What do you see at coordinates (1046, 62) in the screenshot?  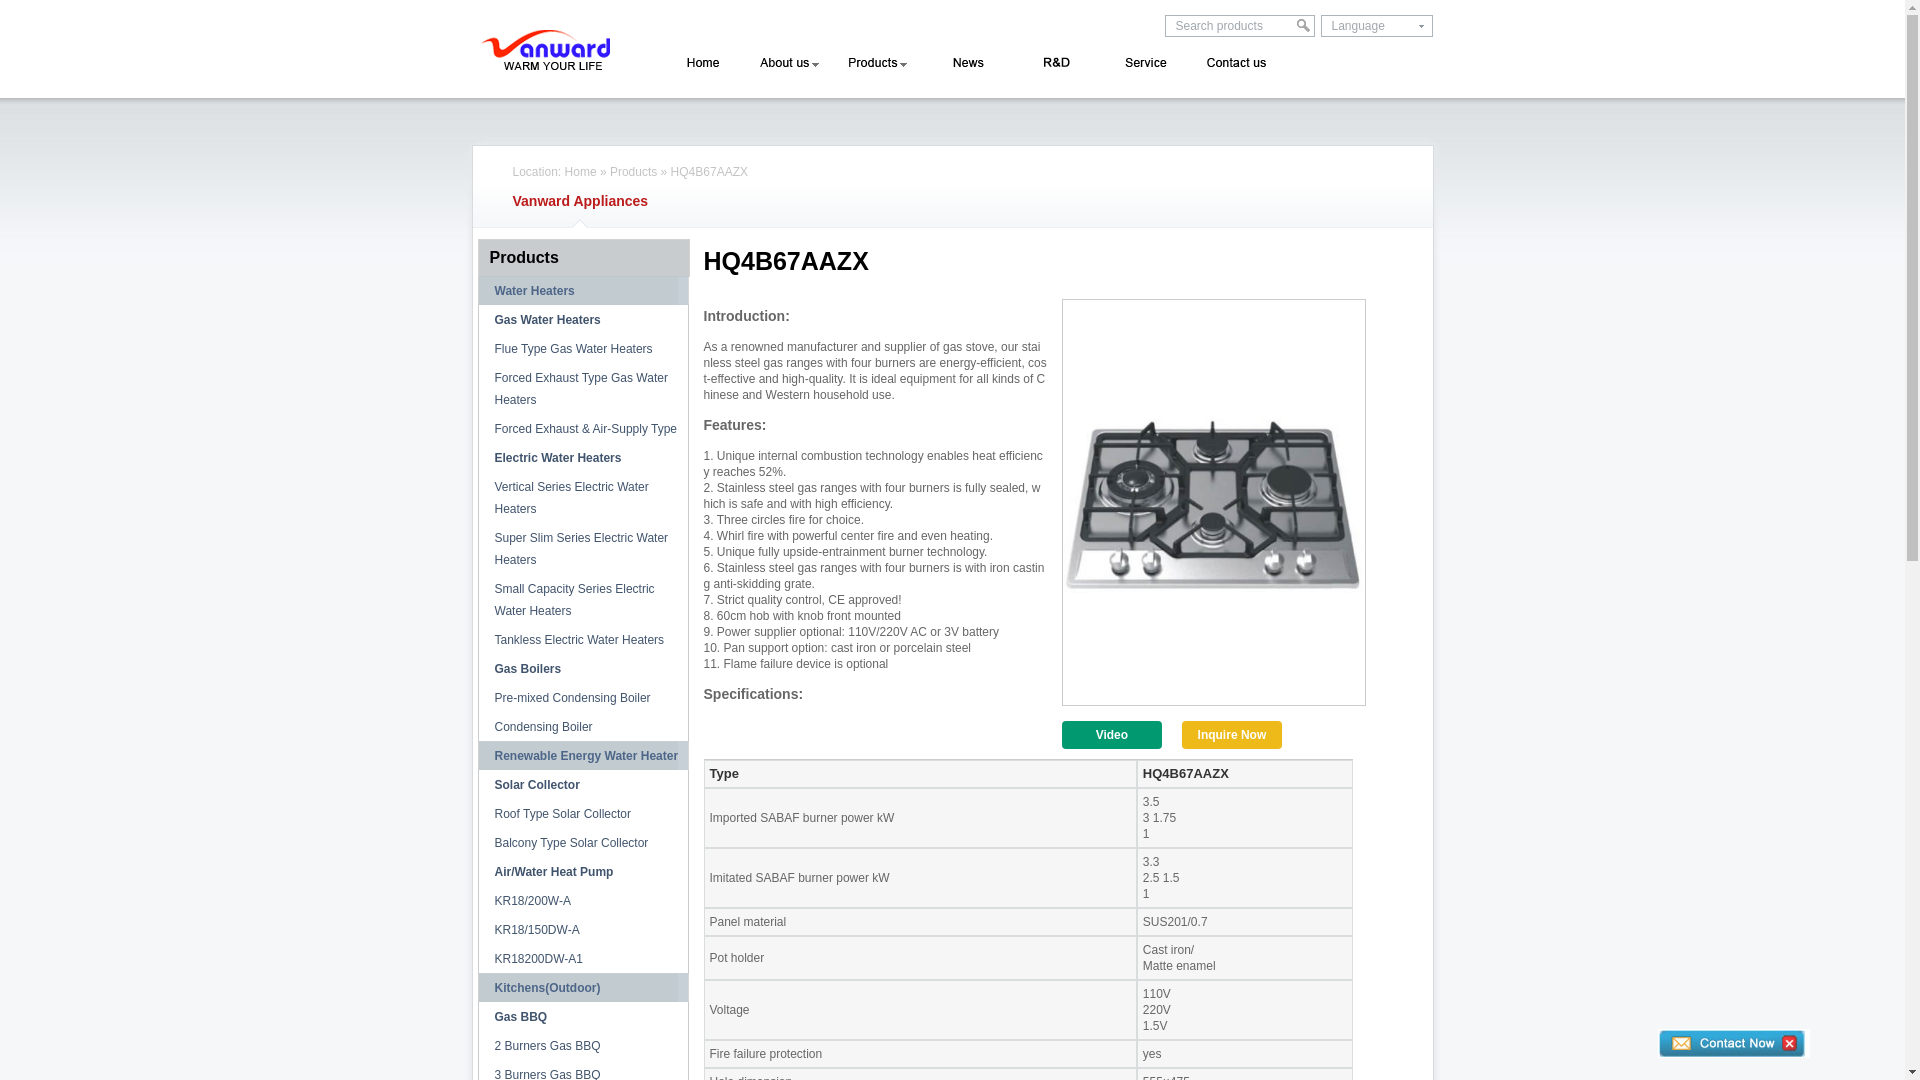 I see `'R&D'` at bounding box center [1046, 62].